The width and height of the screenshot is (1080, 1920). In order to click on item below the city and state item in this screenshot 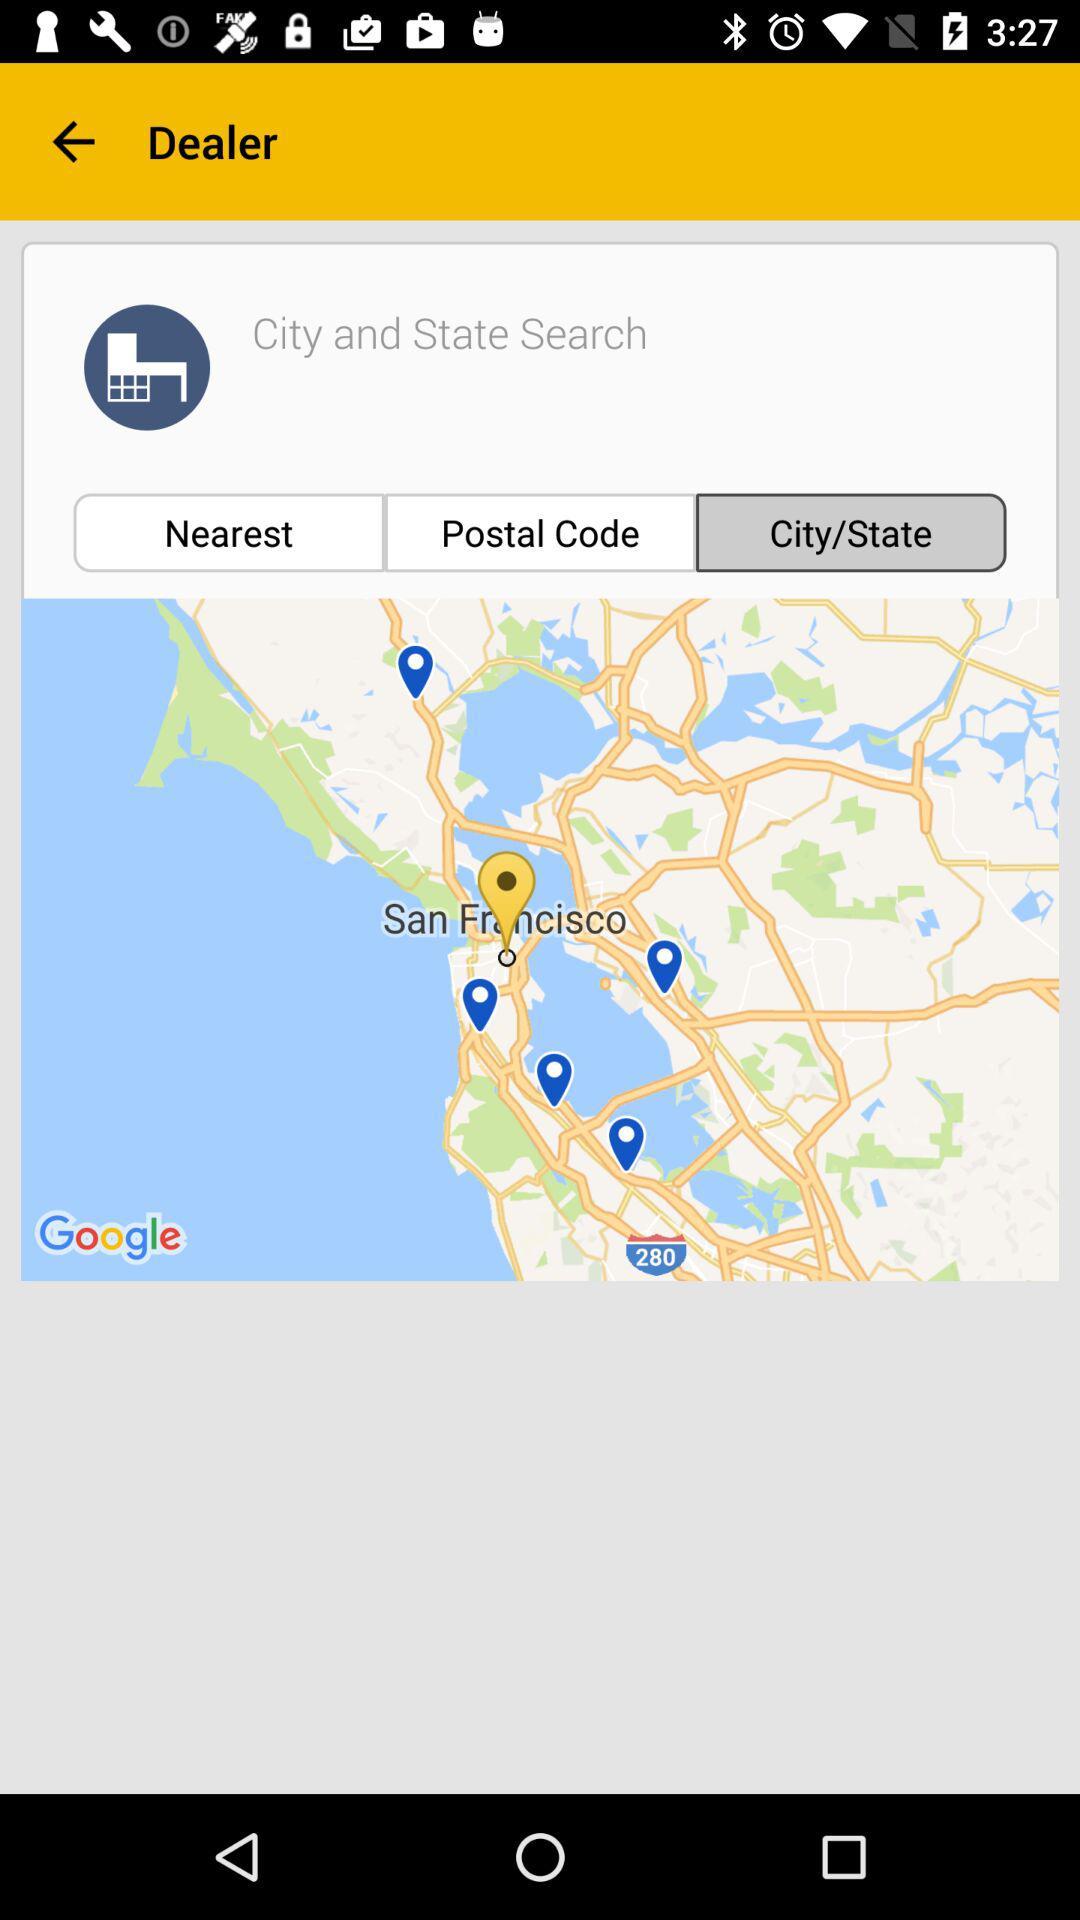, I will do `click(540, 532)`.